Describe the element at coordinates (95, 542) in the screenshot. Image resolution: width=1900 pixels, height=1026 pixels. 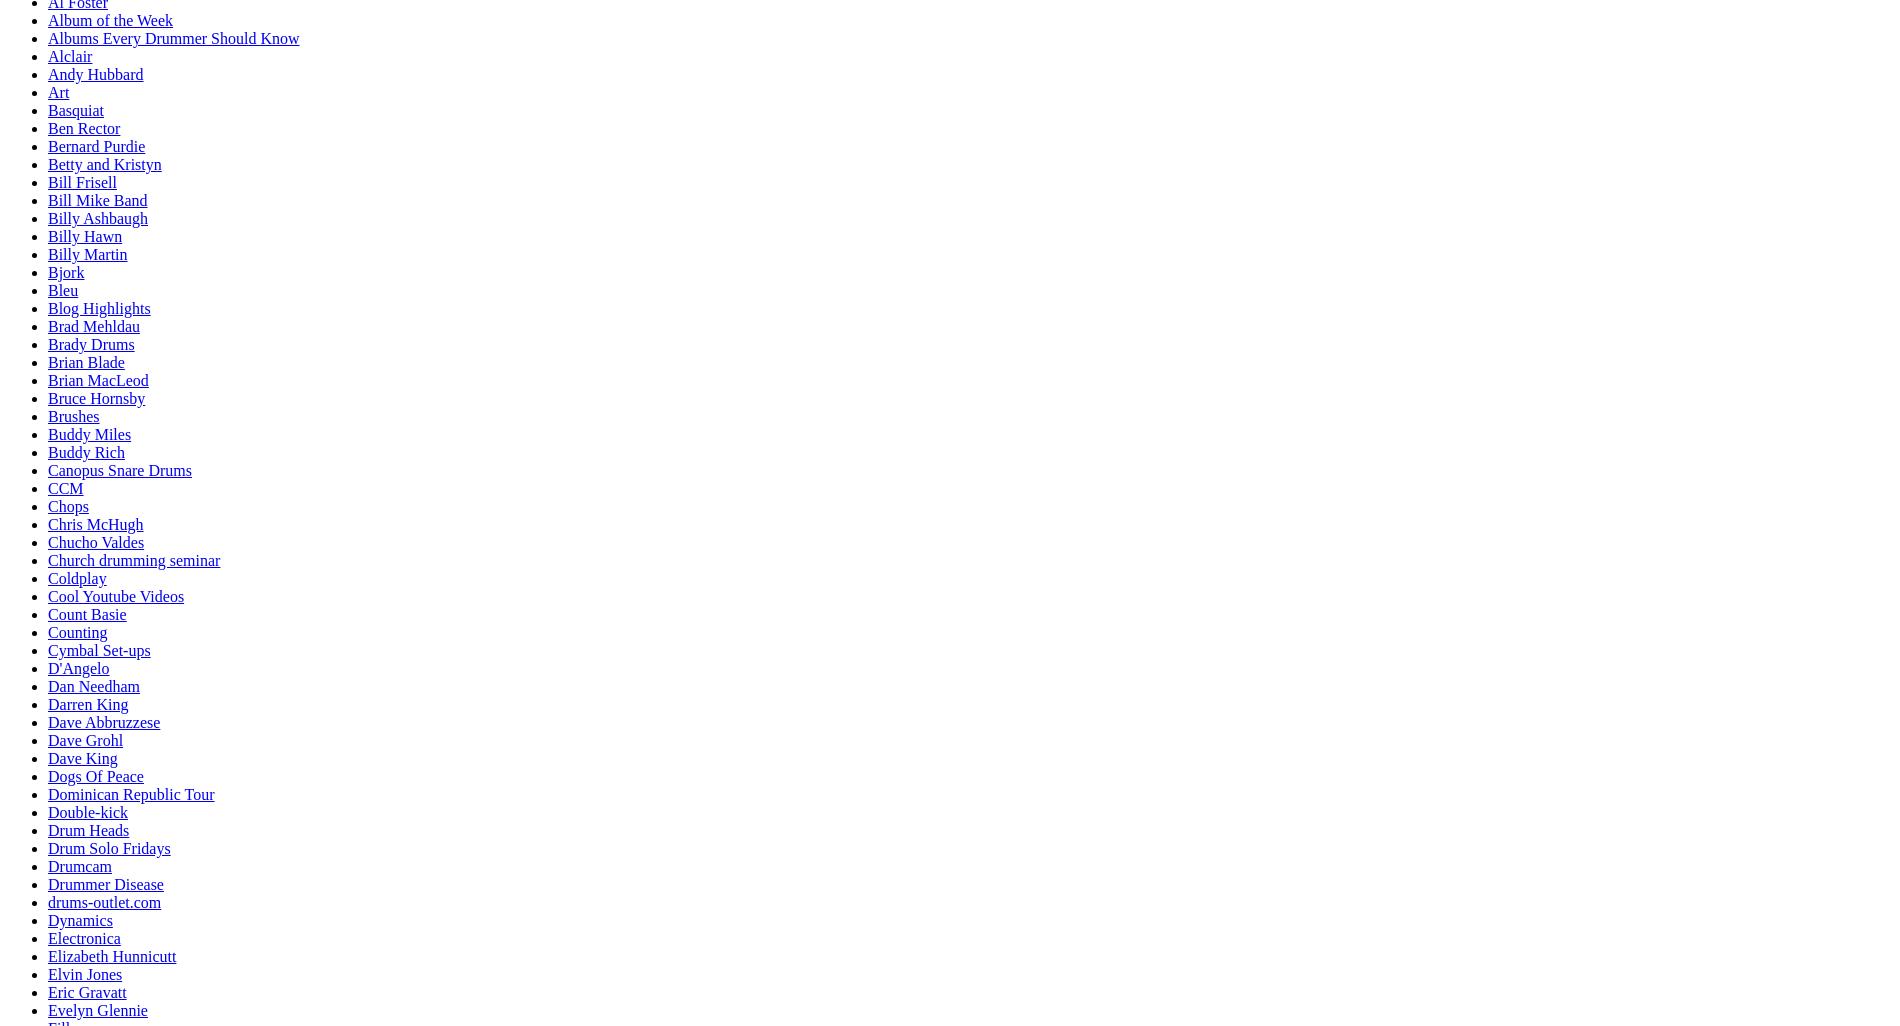
I see `'Chucho Valdes'` at that location.